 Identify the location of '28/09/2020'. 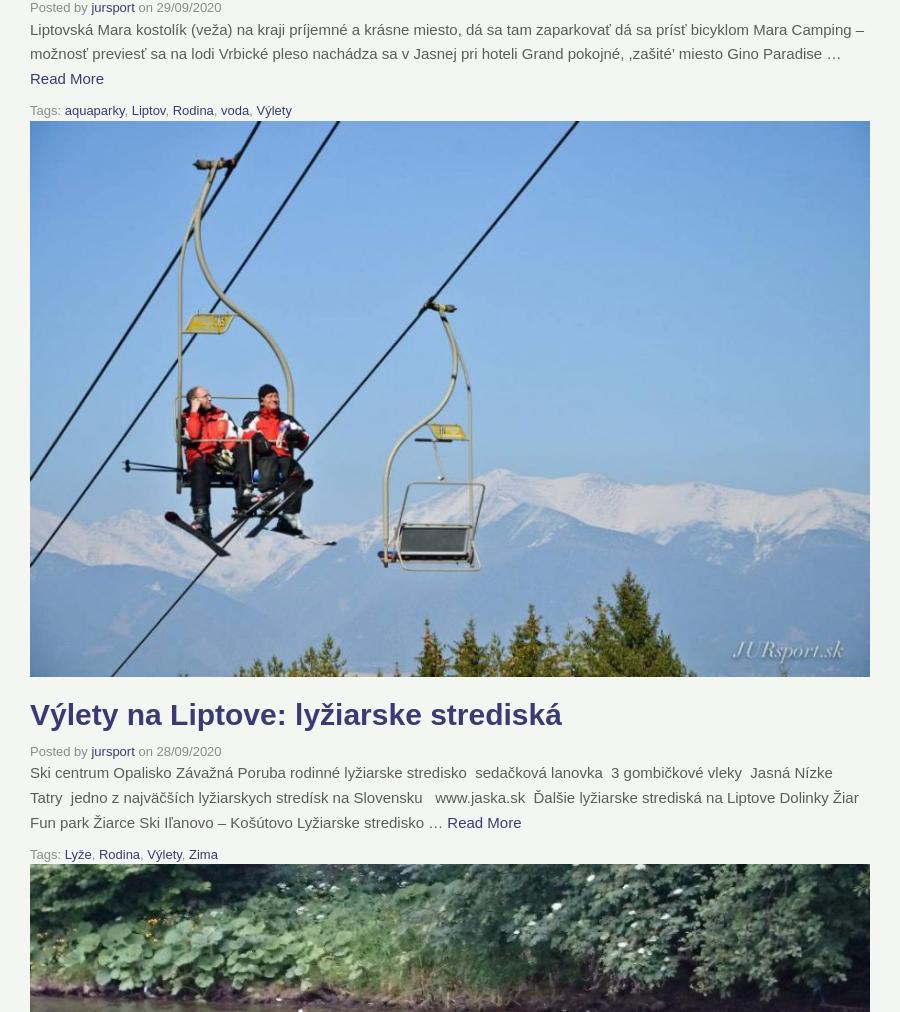
(188, 750).